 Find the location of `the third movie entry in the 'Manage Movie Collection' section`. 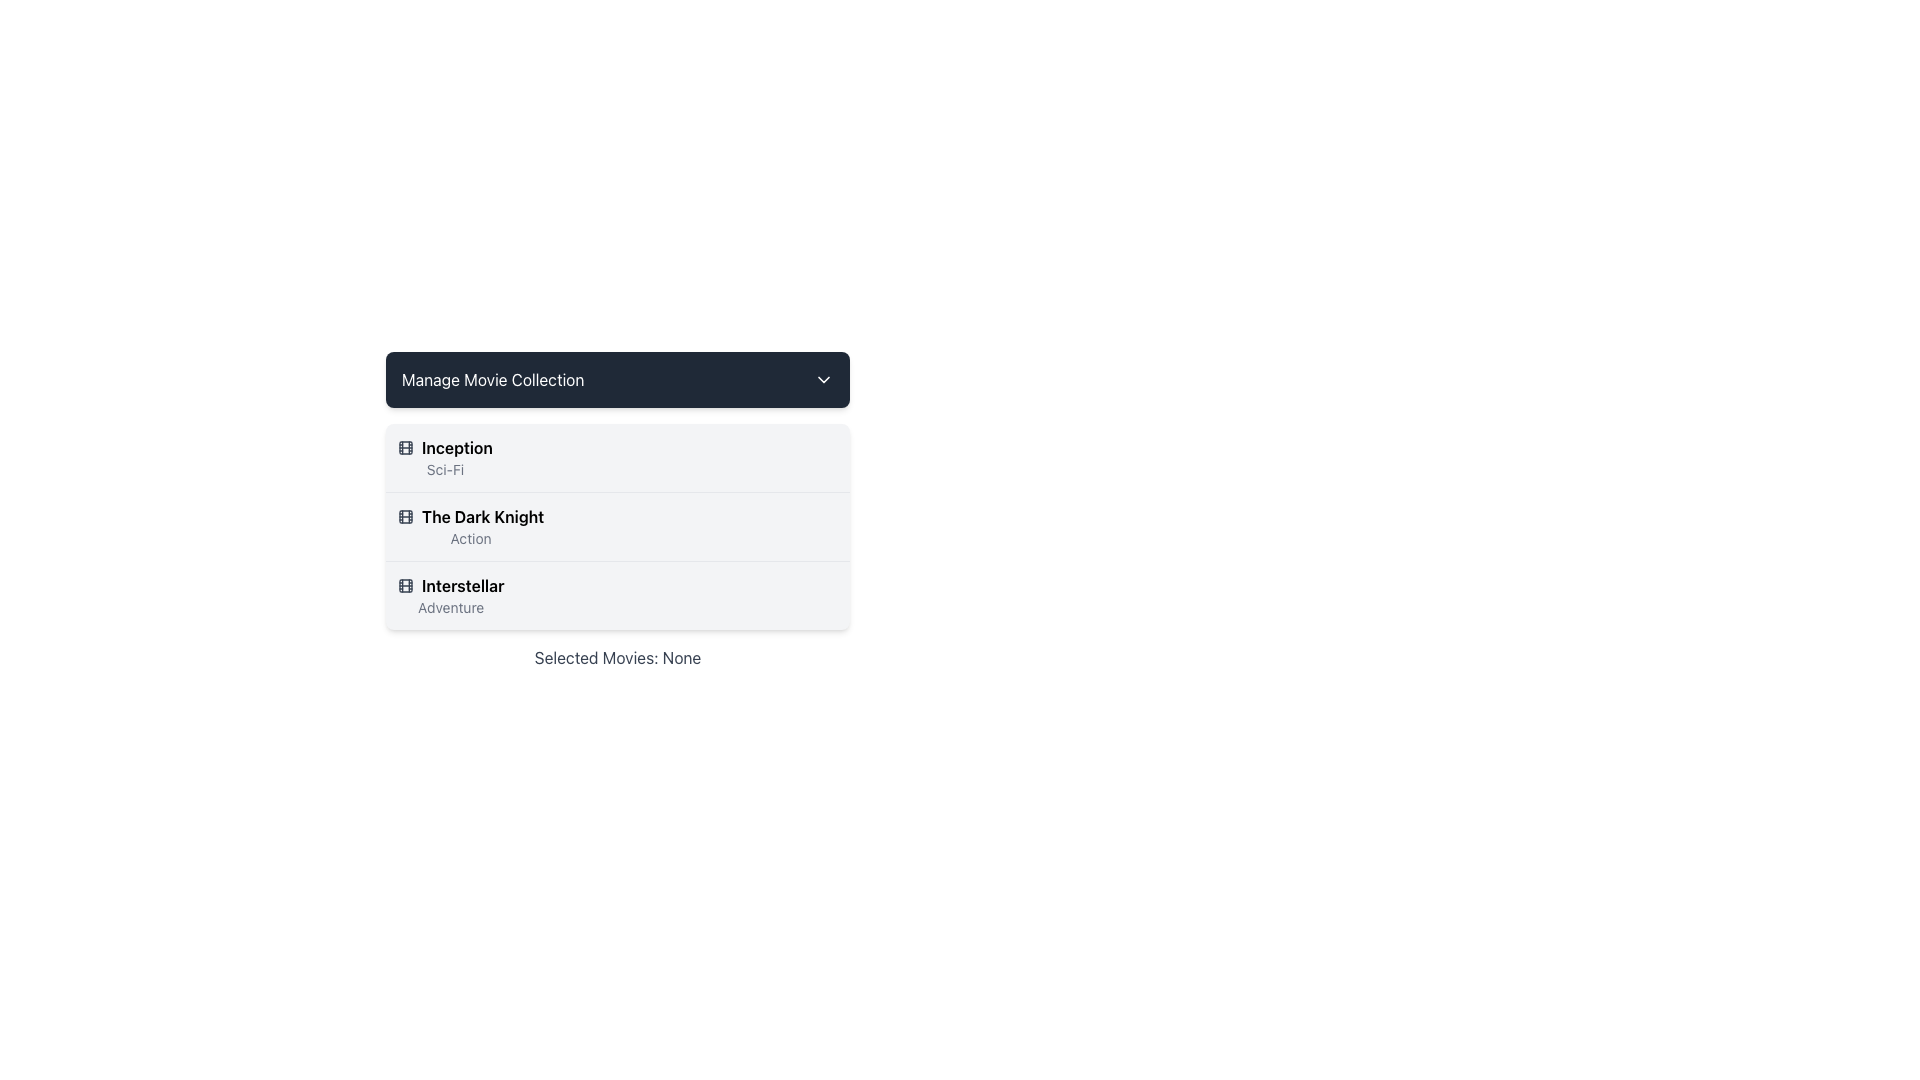

the third movie entry in the 'Manage Movie Collection' section is located at coordinates (617, 594).